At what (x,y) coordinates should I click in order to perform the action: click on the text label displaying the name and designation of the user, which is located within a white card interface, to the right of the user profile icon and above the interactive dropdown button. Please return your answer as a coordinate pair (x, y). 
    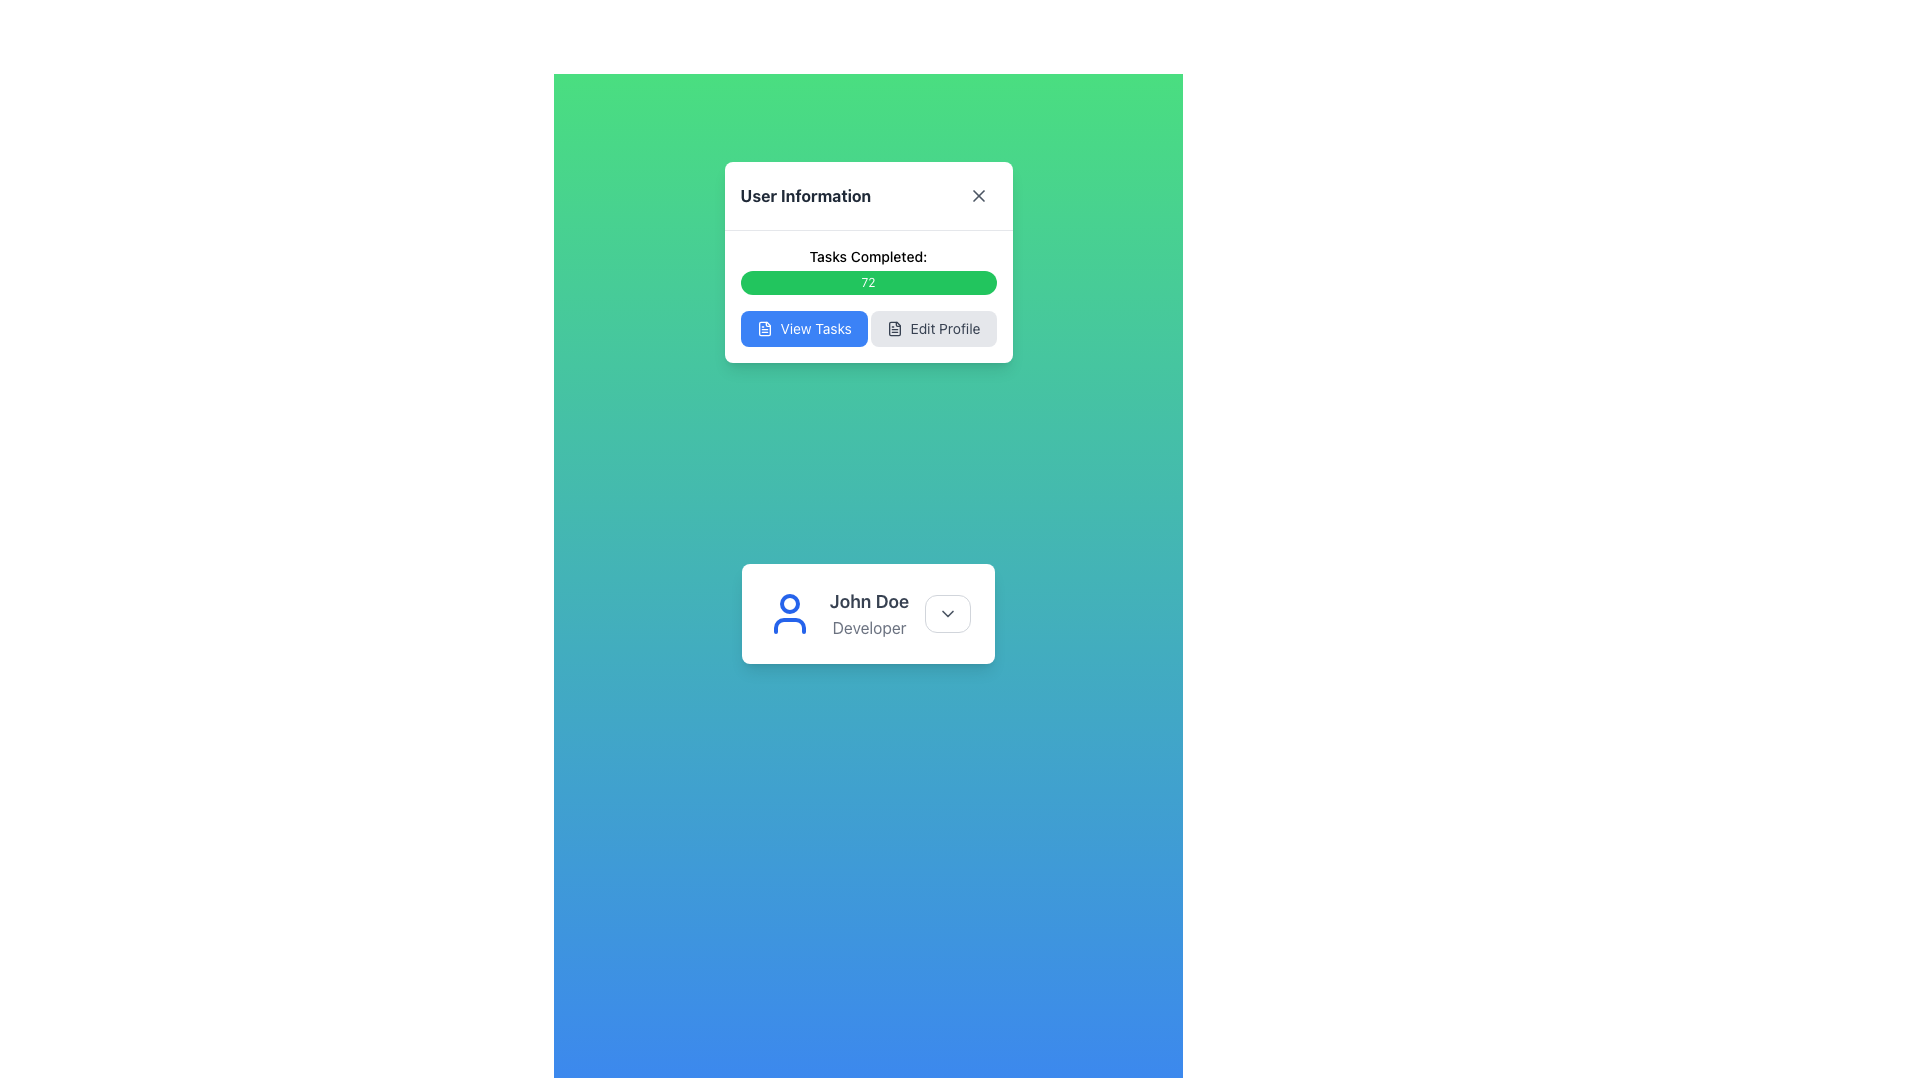
    Looking at the image, I should click on (869, 612).